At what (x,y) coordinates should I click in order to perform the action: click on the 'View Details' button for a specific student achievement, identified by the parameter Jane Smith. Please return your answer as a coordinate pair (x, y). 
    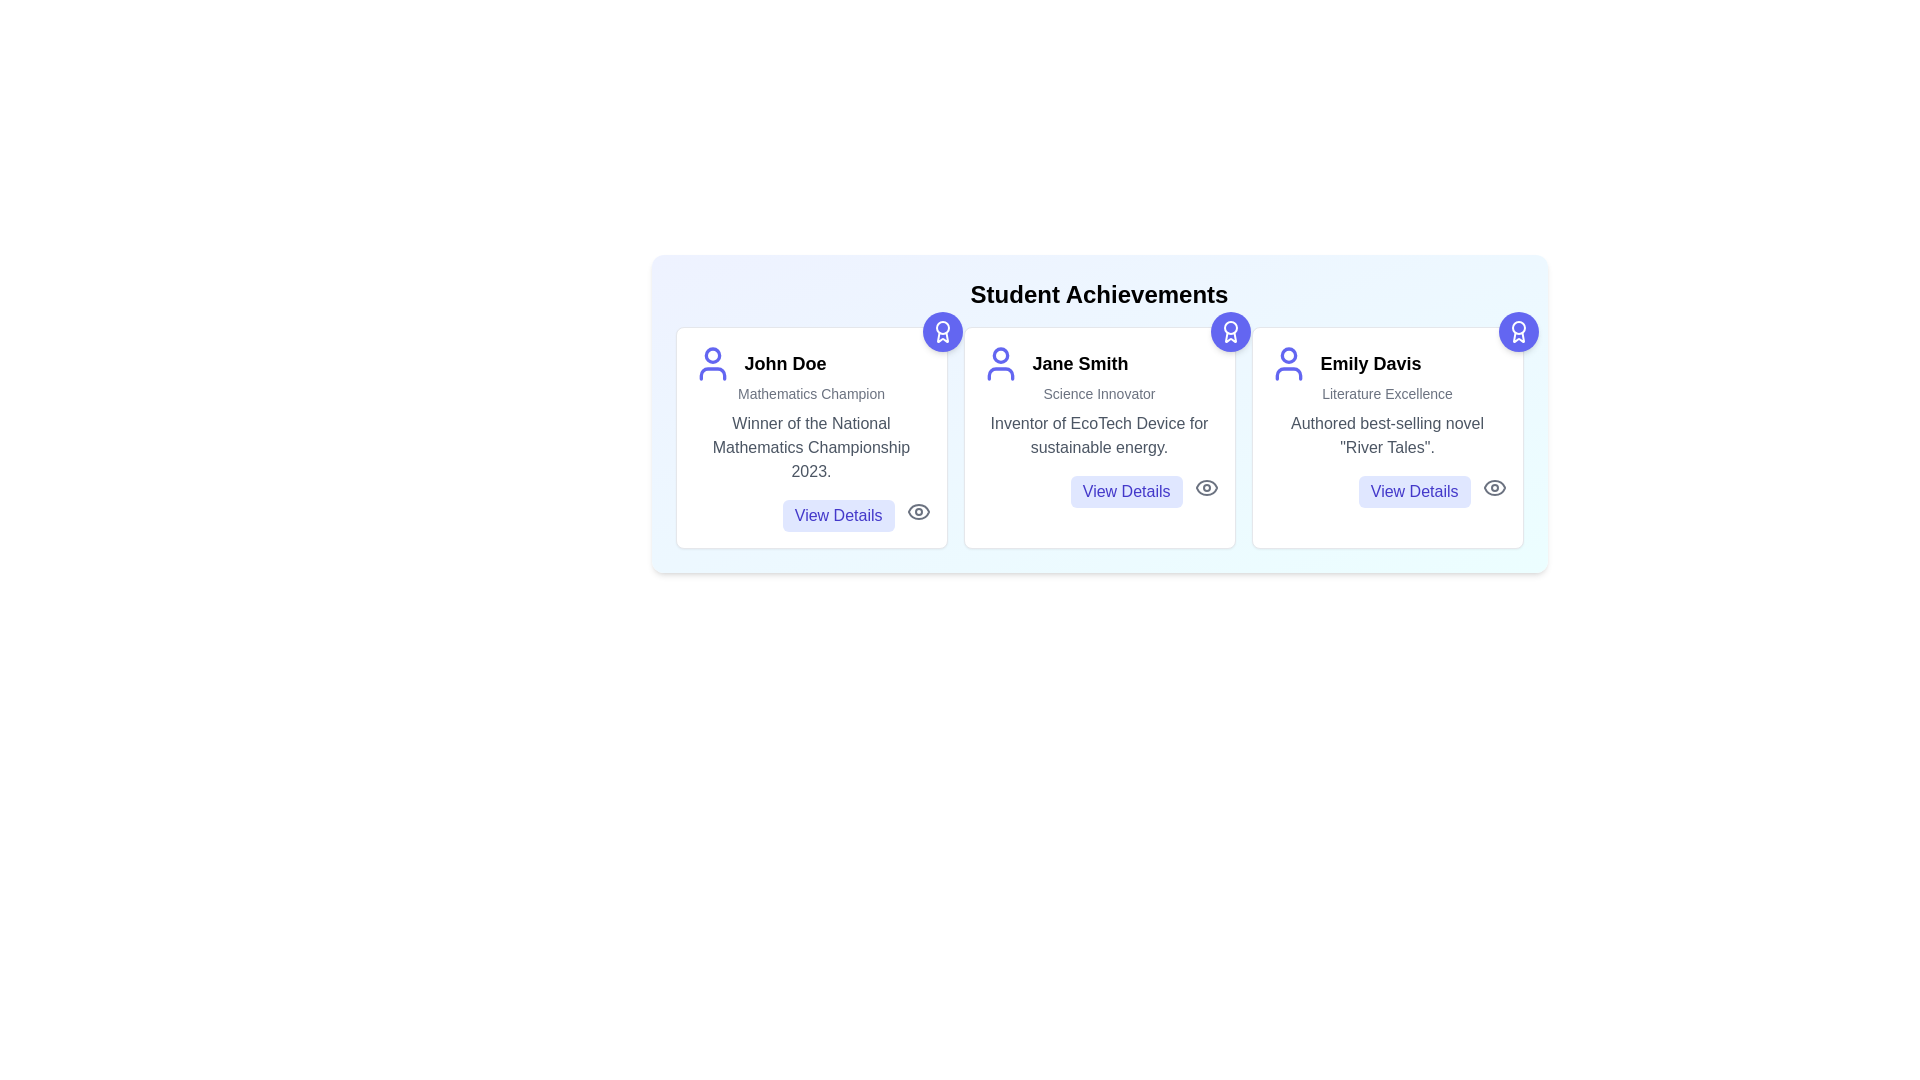
    Looking at the image, I should click on (1126, 492).